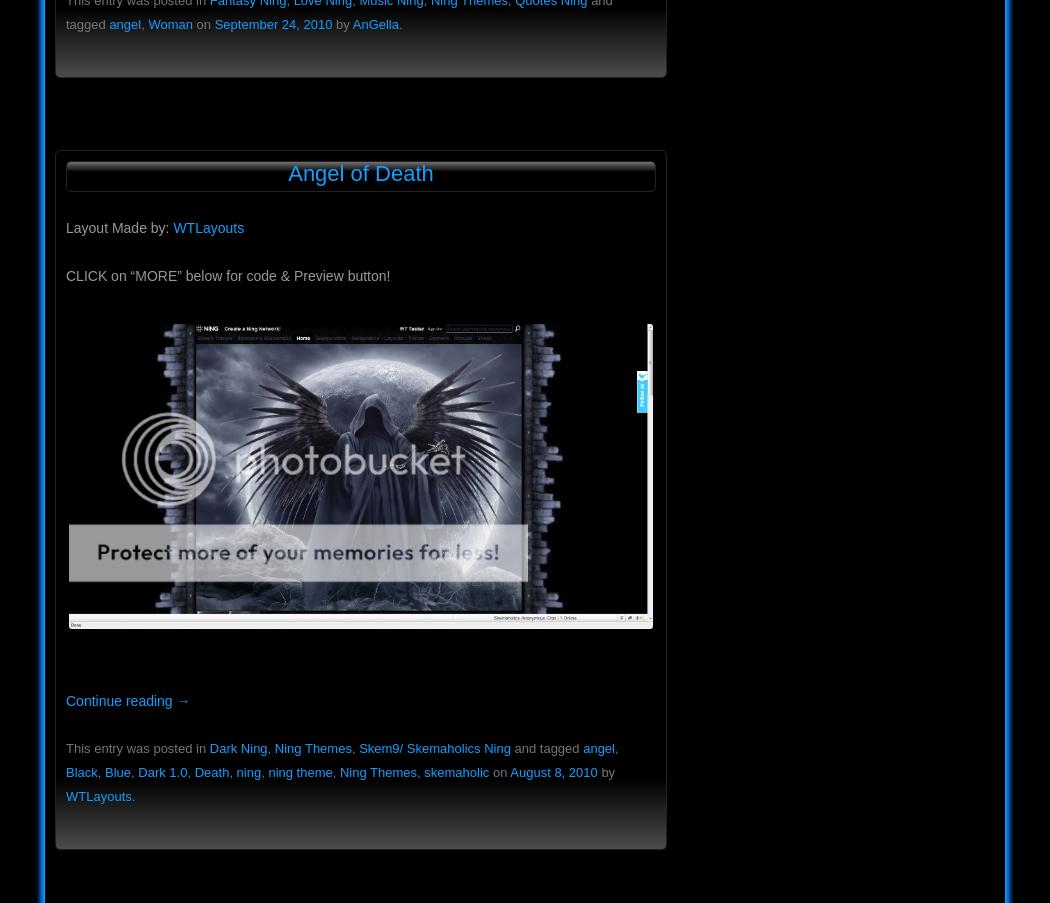  What do you see at coordinates (65, 227) in the screenshot?
I see `'Layout Made by:'` at bounding box center [65, 227].